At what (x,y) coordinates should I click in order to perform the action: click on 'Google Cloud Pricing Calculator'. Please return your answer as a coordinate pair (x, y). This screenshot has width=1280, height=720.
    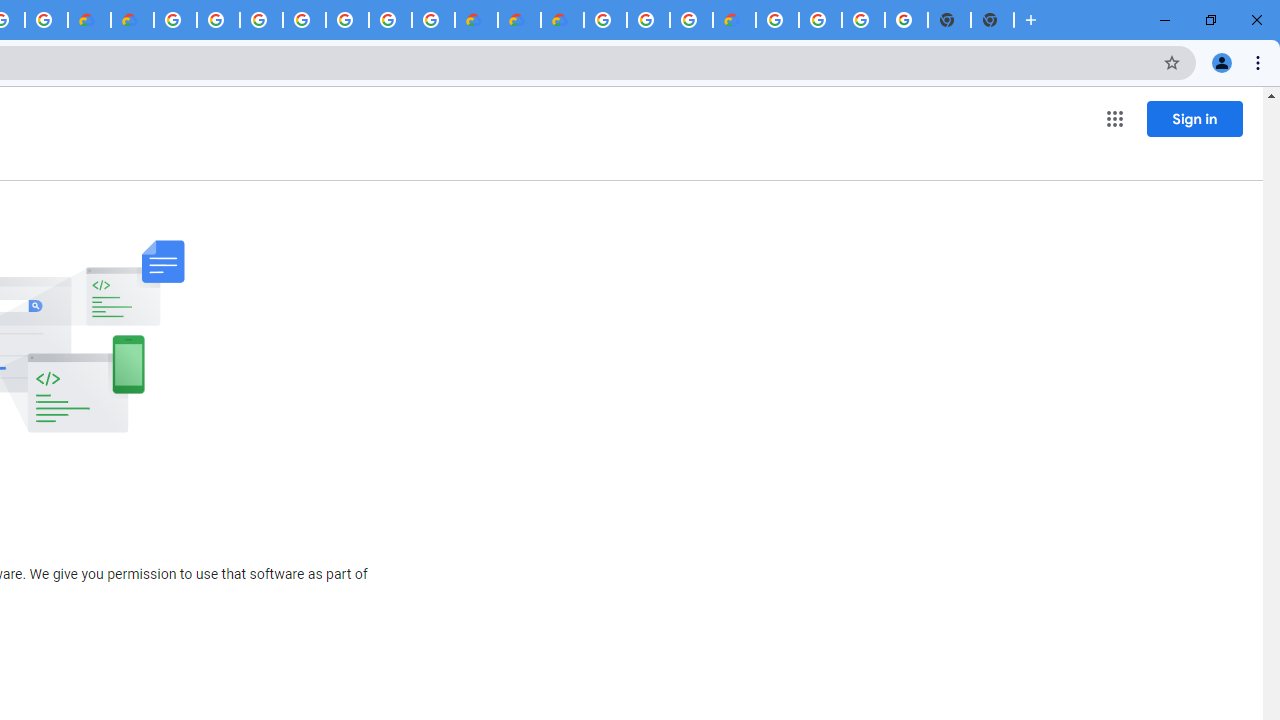
    Looking at the image, I should click on (519, 20).